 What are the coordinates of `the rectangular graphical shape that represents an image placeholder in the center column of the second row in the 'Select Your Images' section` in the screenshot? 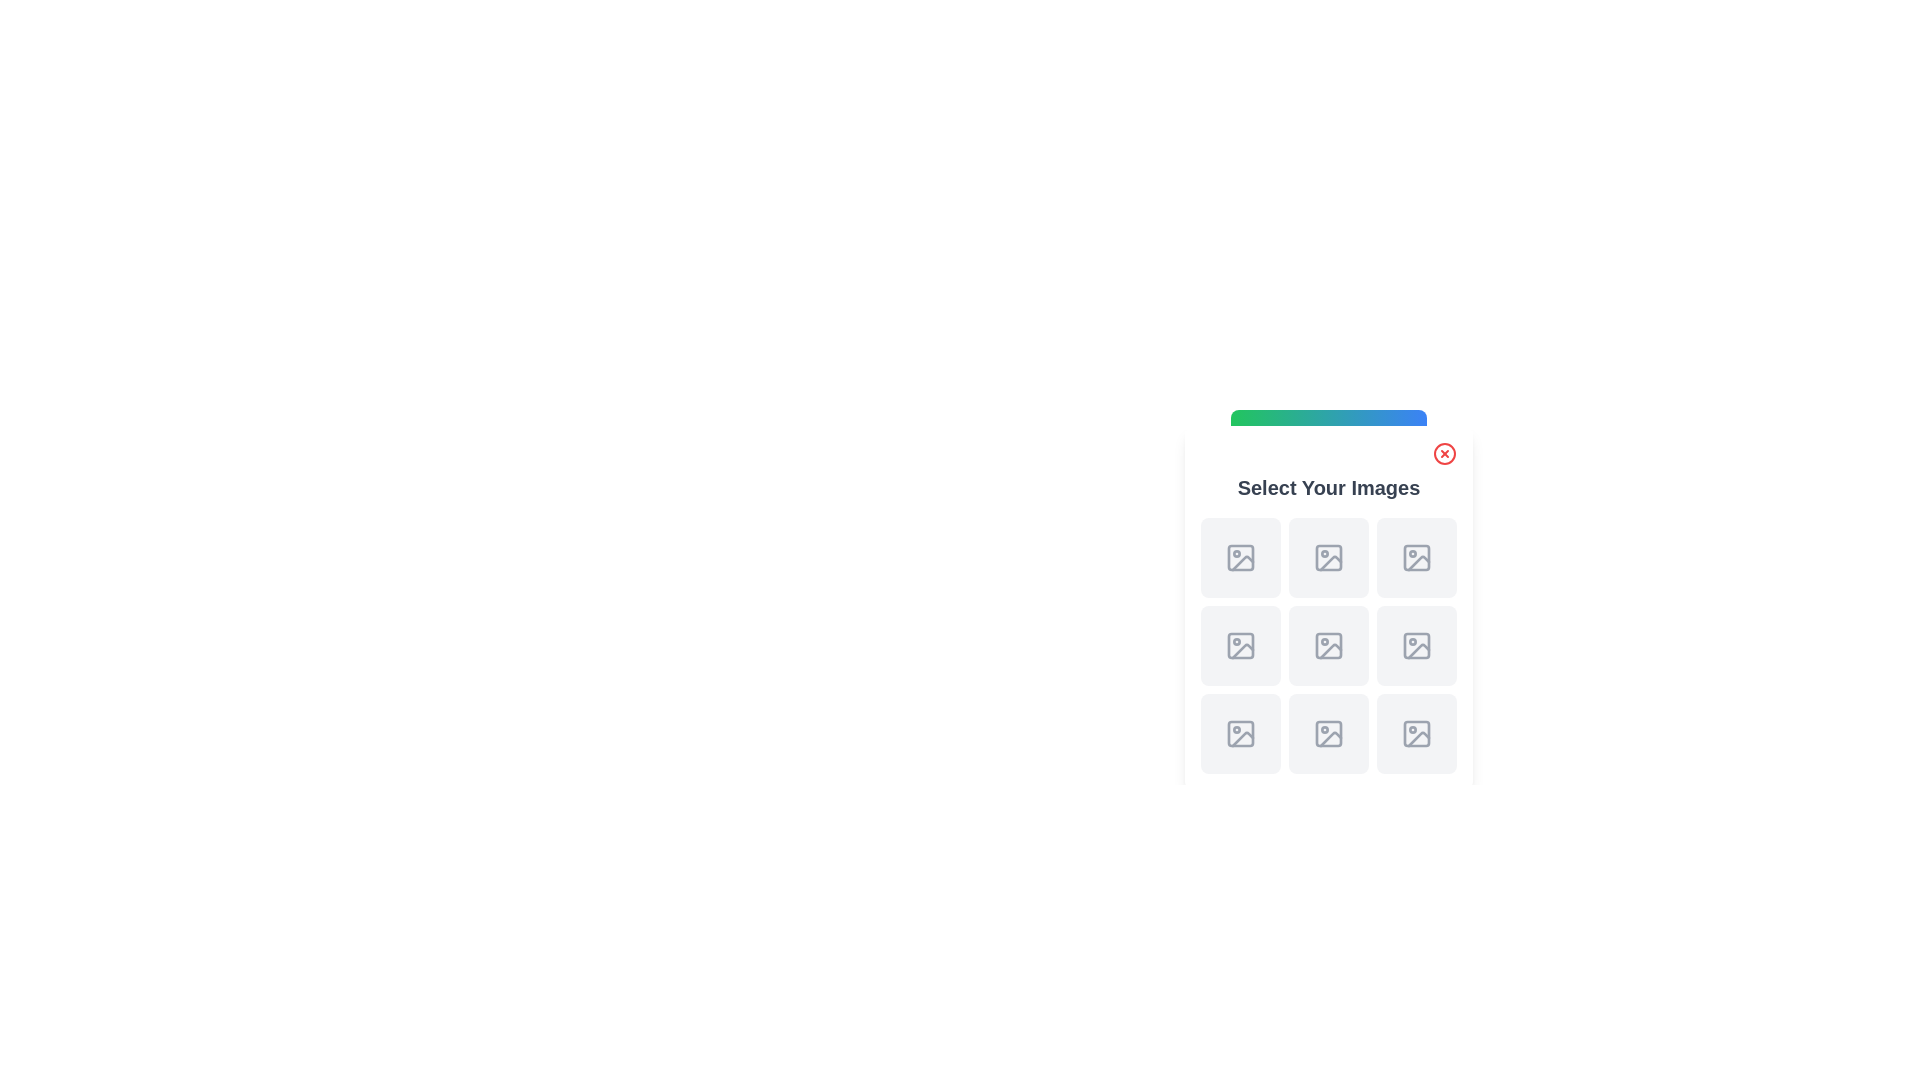 It's located at (1329, 645).